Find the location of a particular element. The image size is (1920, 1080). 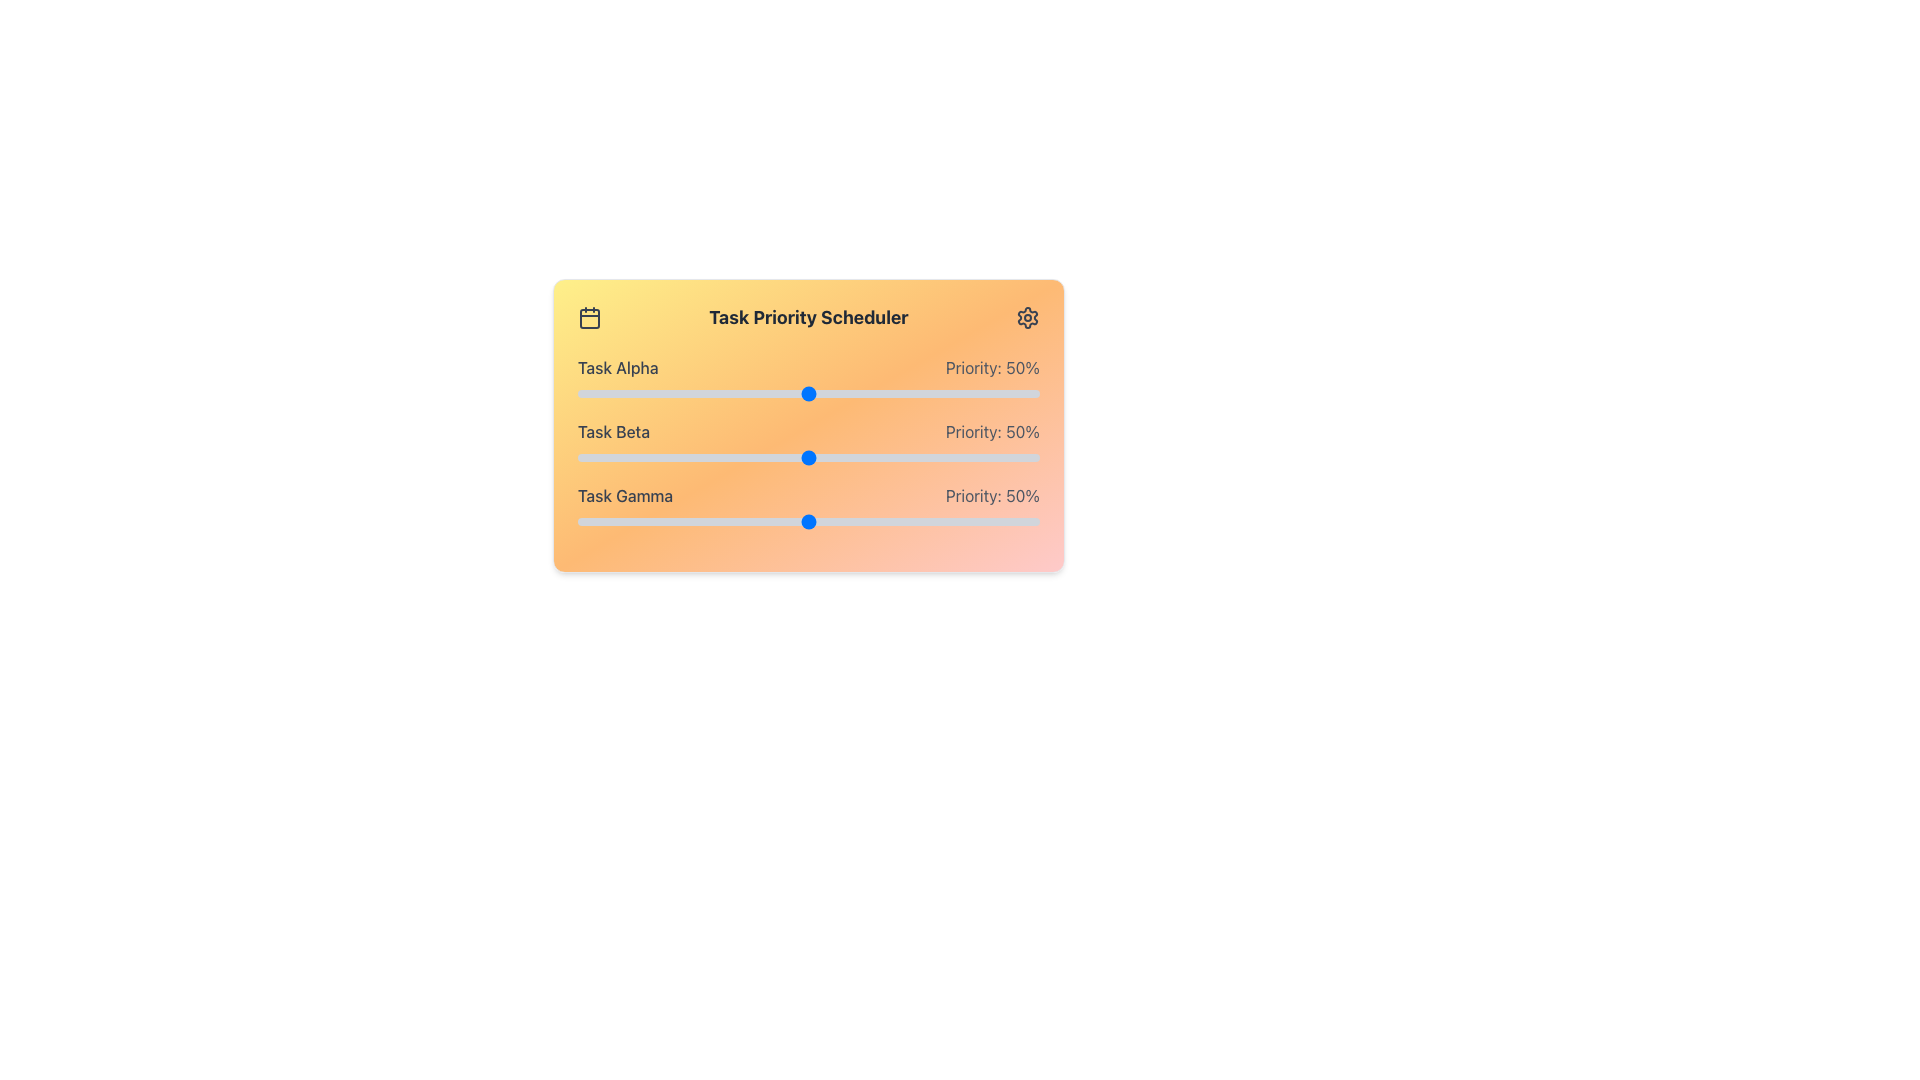

the priority of Task Gamma is located at coordinates (979, 520).